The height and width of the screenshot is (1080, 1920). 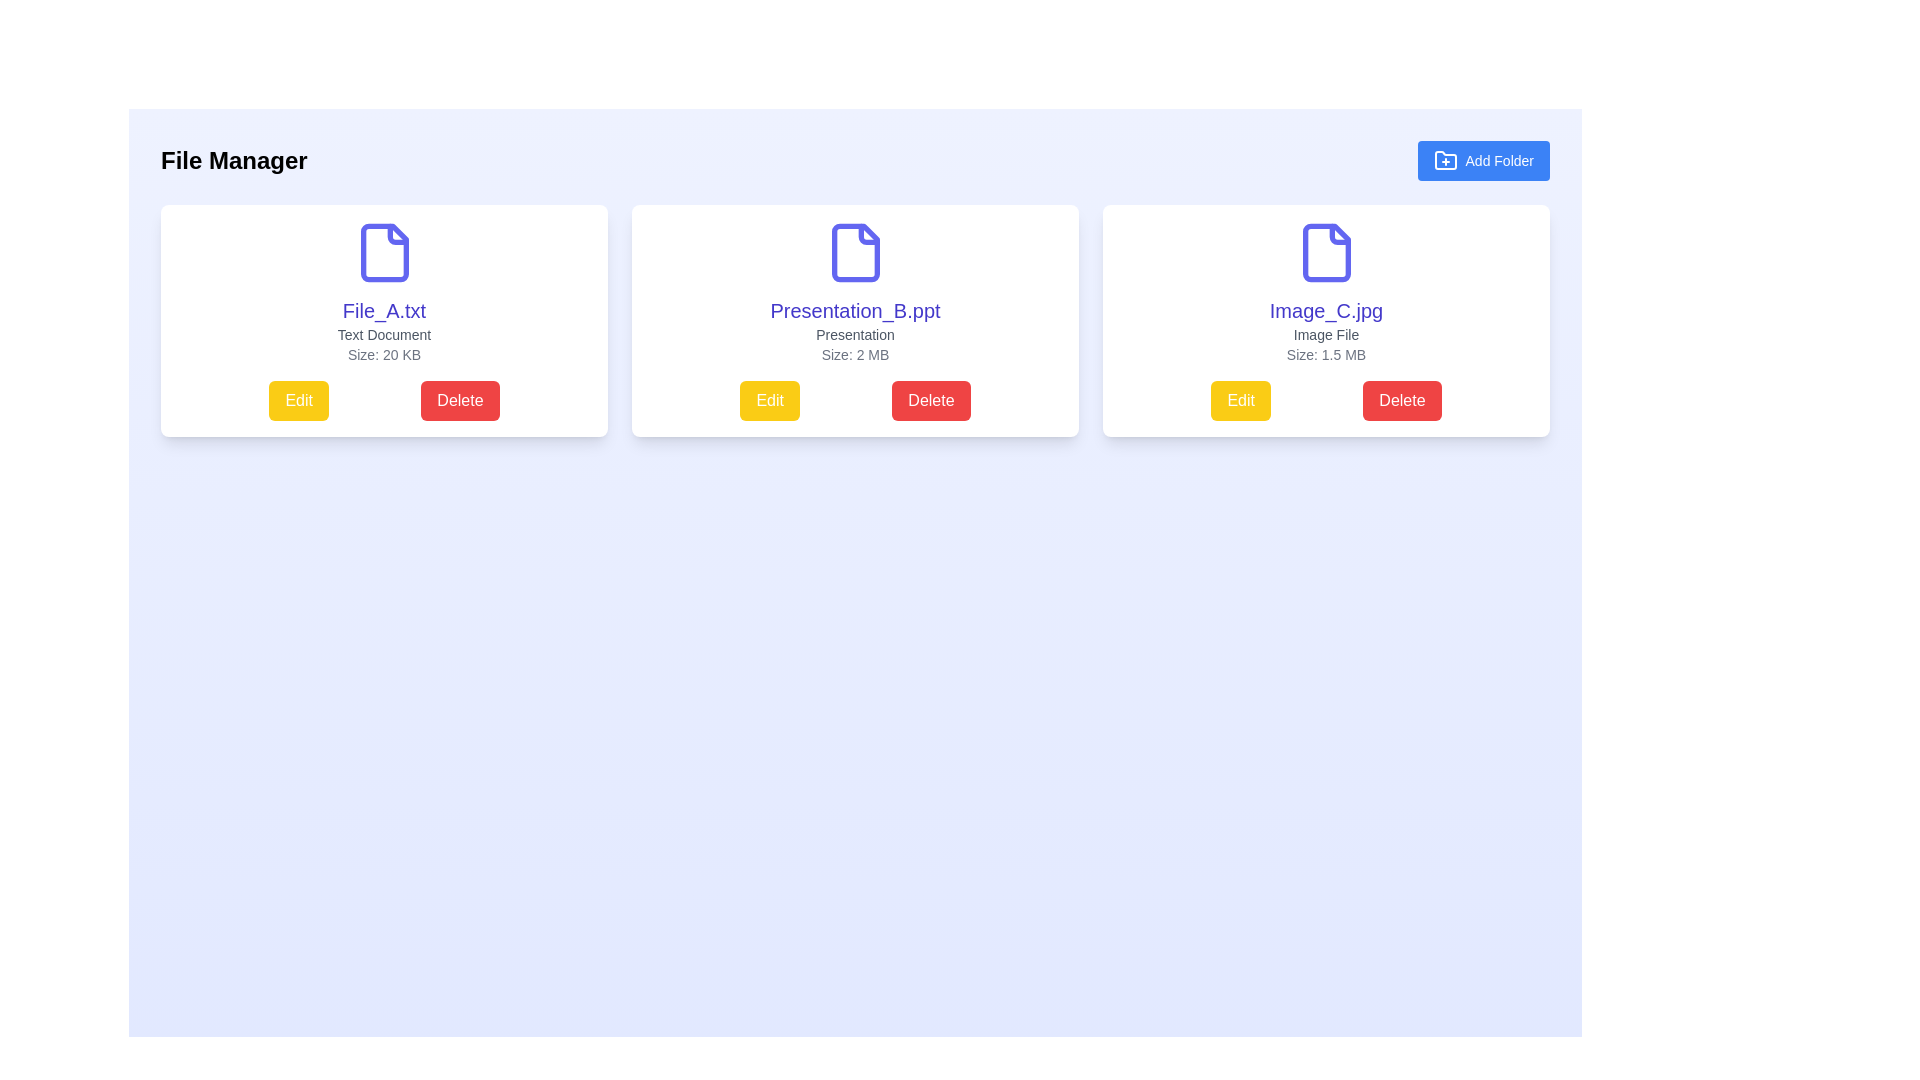 What do you see at coordinates (1326, 319) in the screenshot?
I see `the Card Component displaying the file 'Image_C.jpg', located at the far right of the grid layout in the File Manager` at bounding box center [1326, 319].